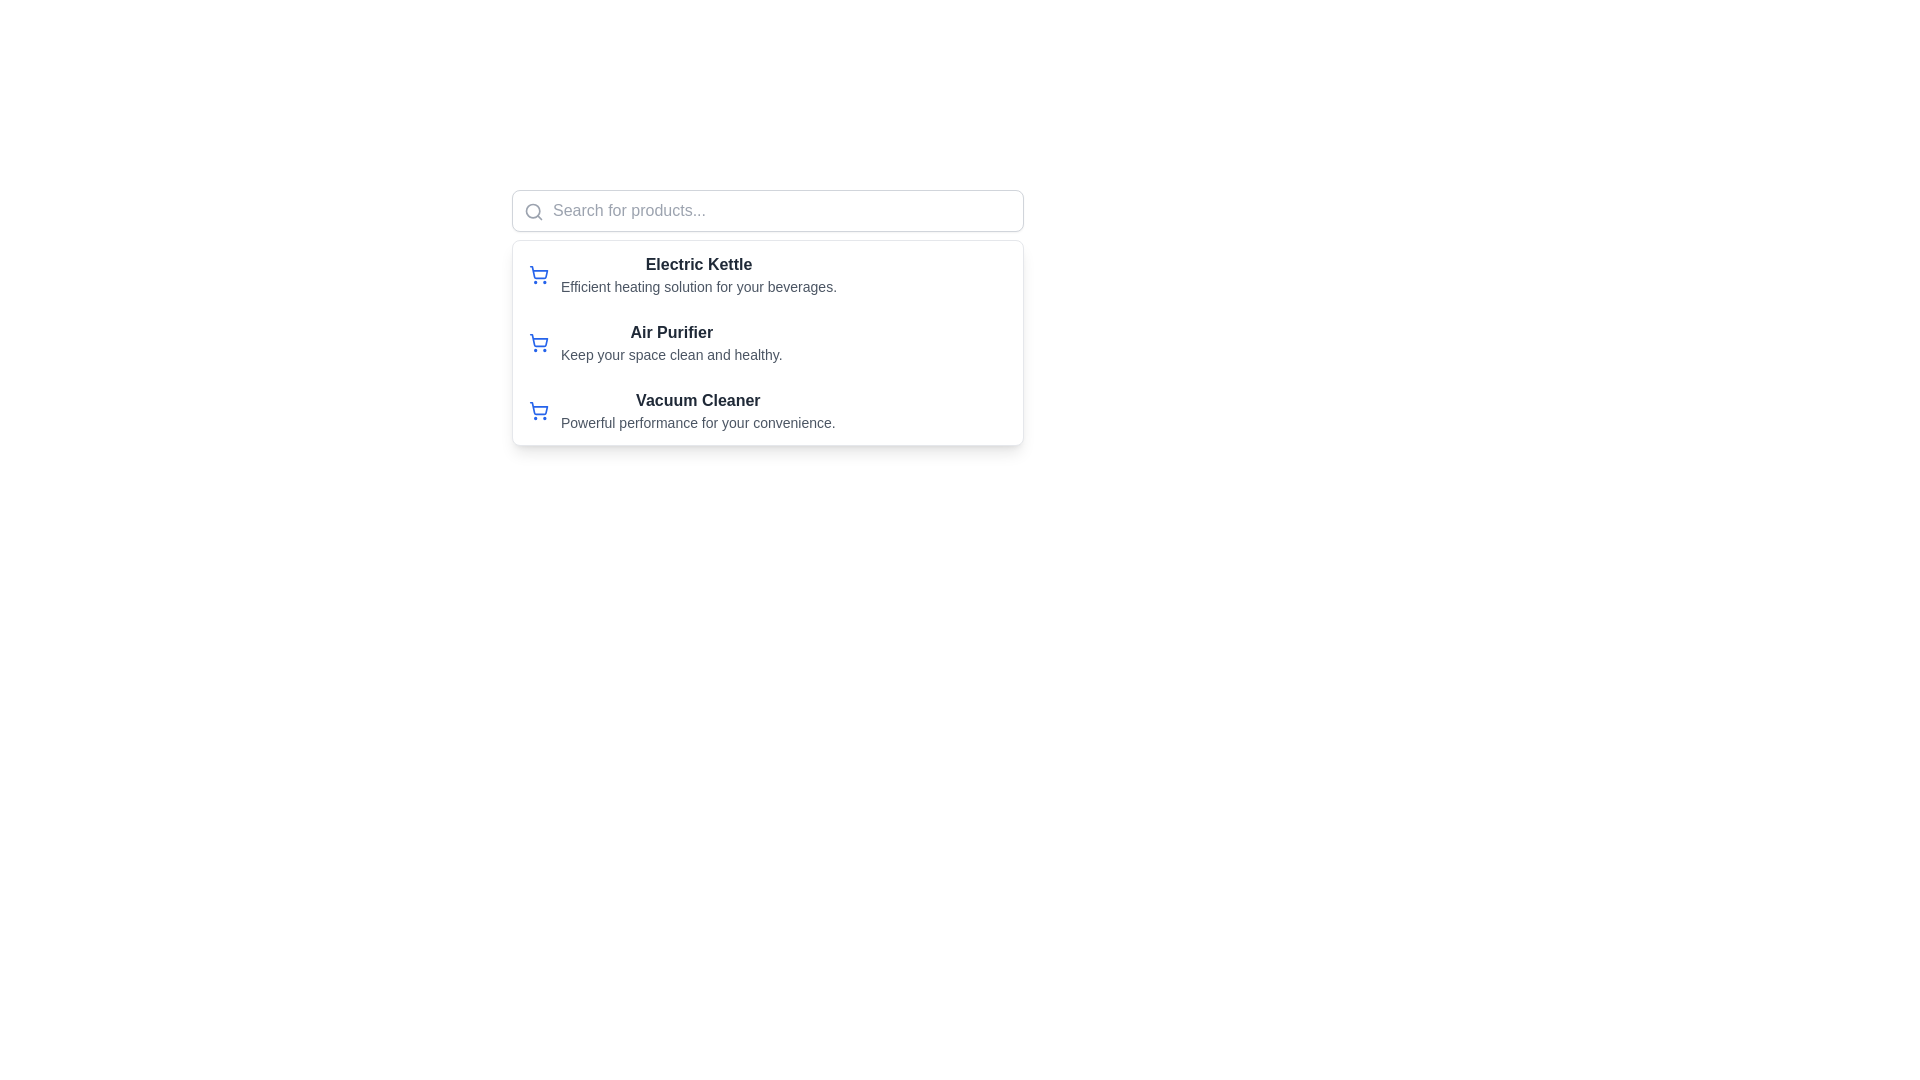 The image size is (1920, 1080). I want to click on the text label displaying 'Powerful performance for your convenience.' located directly beneath the title 'Vacuum Cleaner.', so click(698, 422).